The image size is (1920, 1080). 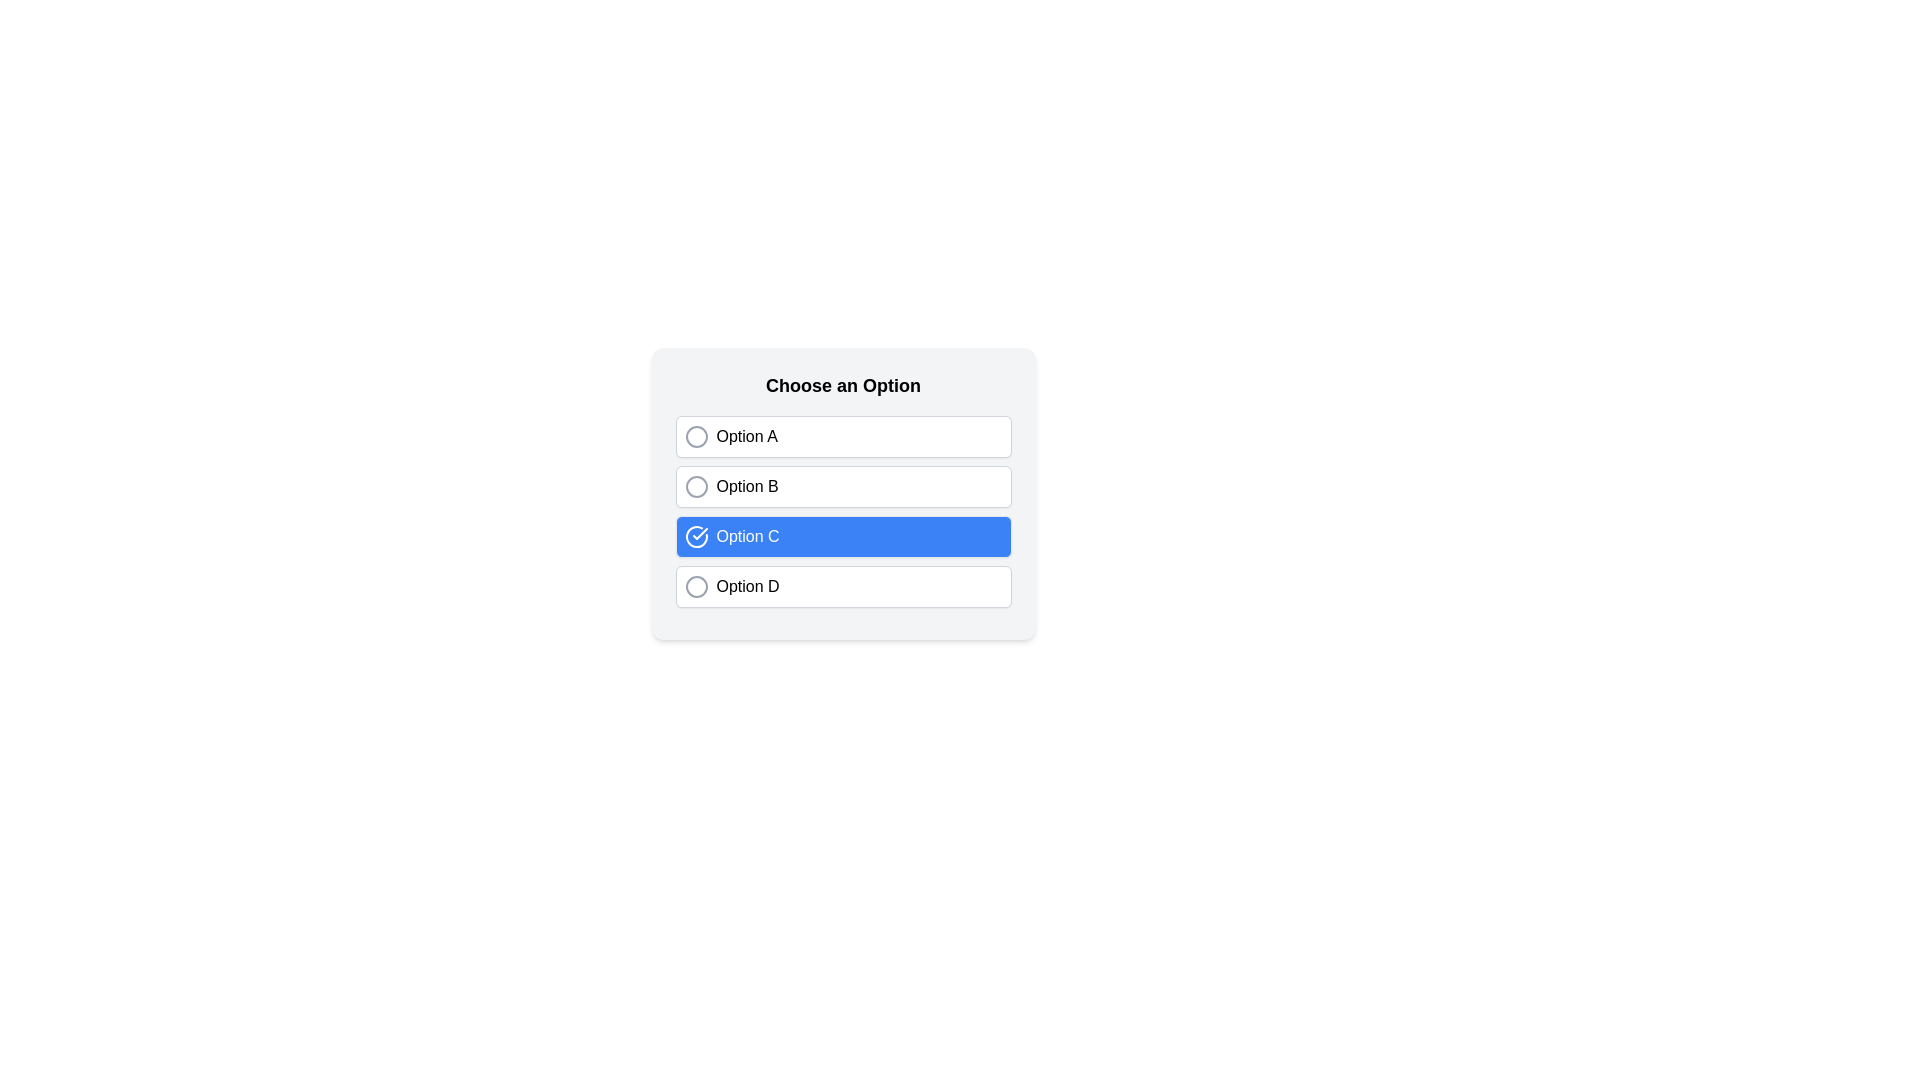 I want to click on the leftmost radio button for 'Option D', so click(x=696, y=585).